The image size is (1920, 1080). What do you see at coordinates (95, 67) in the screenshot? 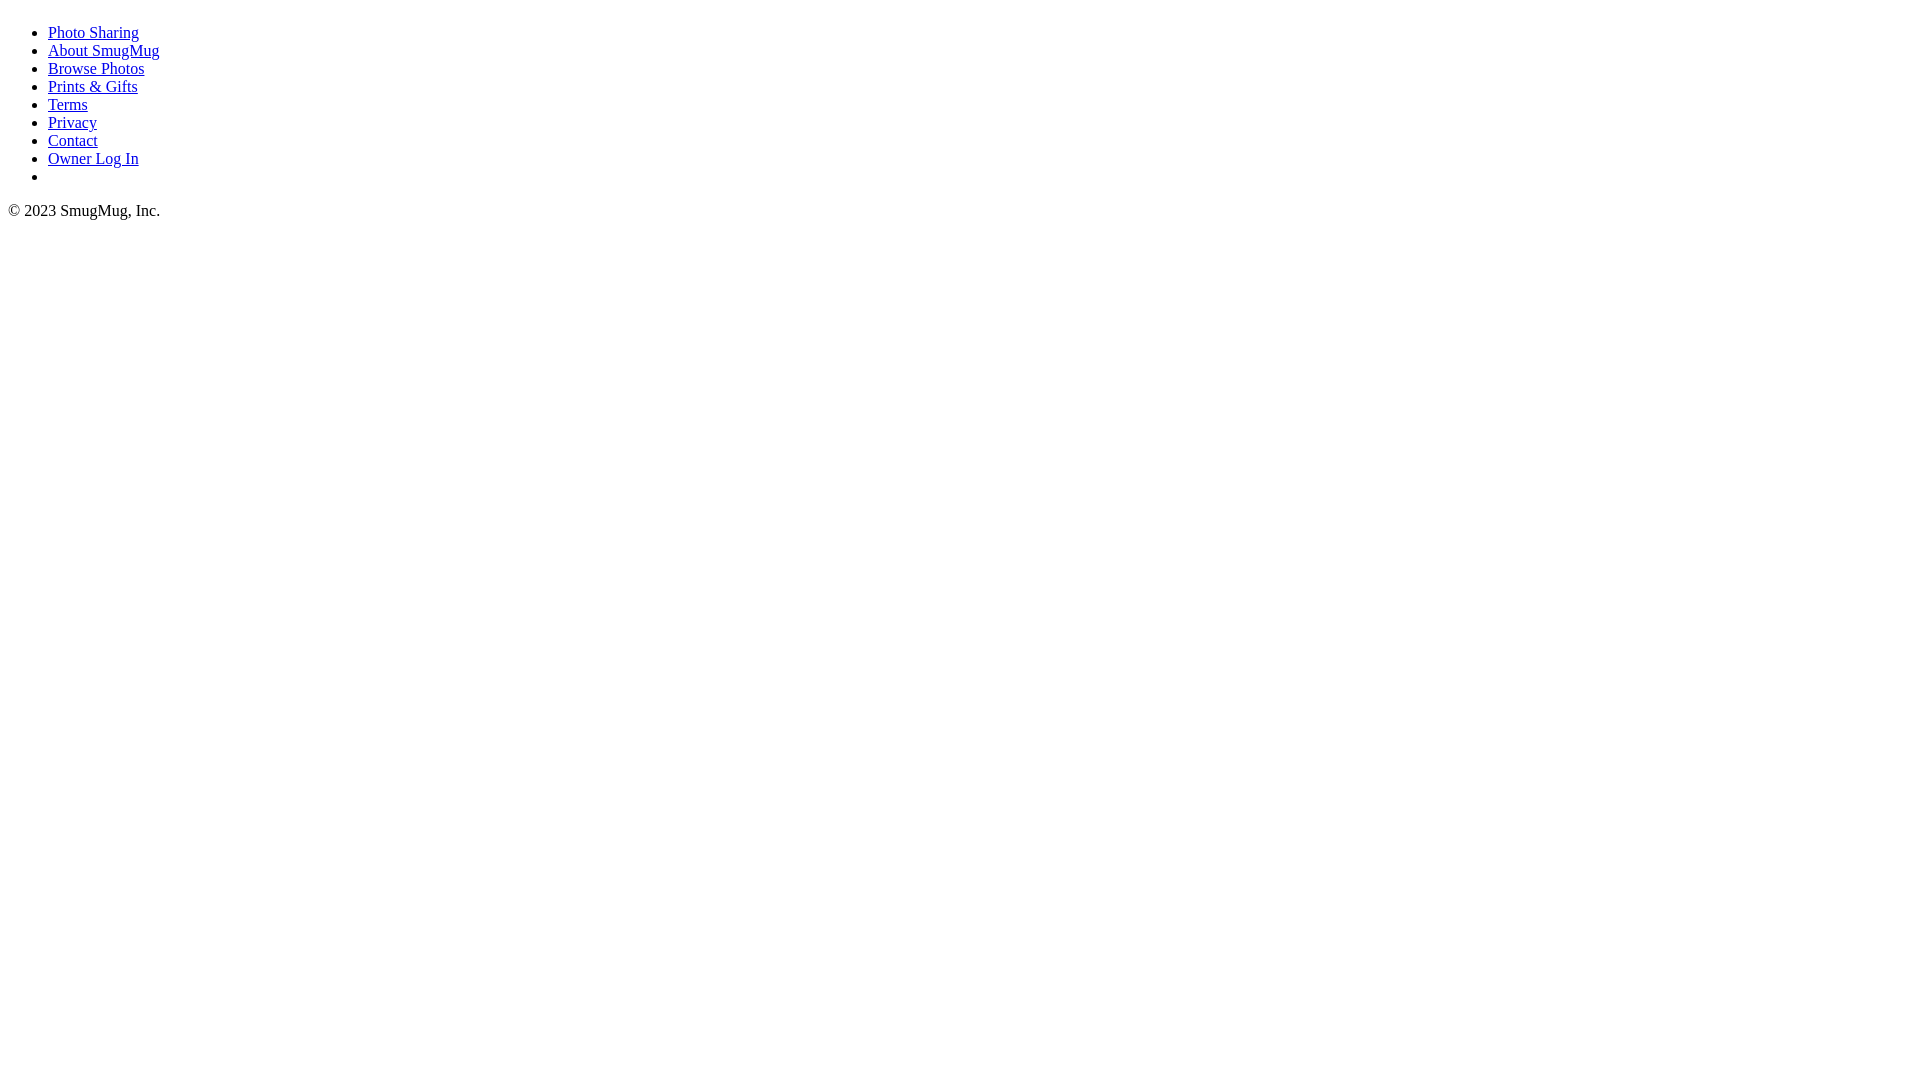
I see `'Browse Photos'` at bounding box center [95, 67].